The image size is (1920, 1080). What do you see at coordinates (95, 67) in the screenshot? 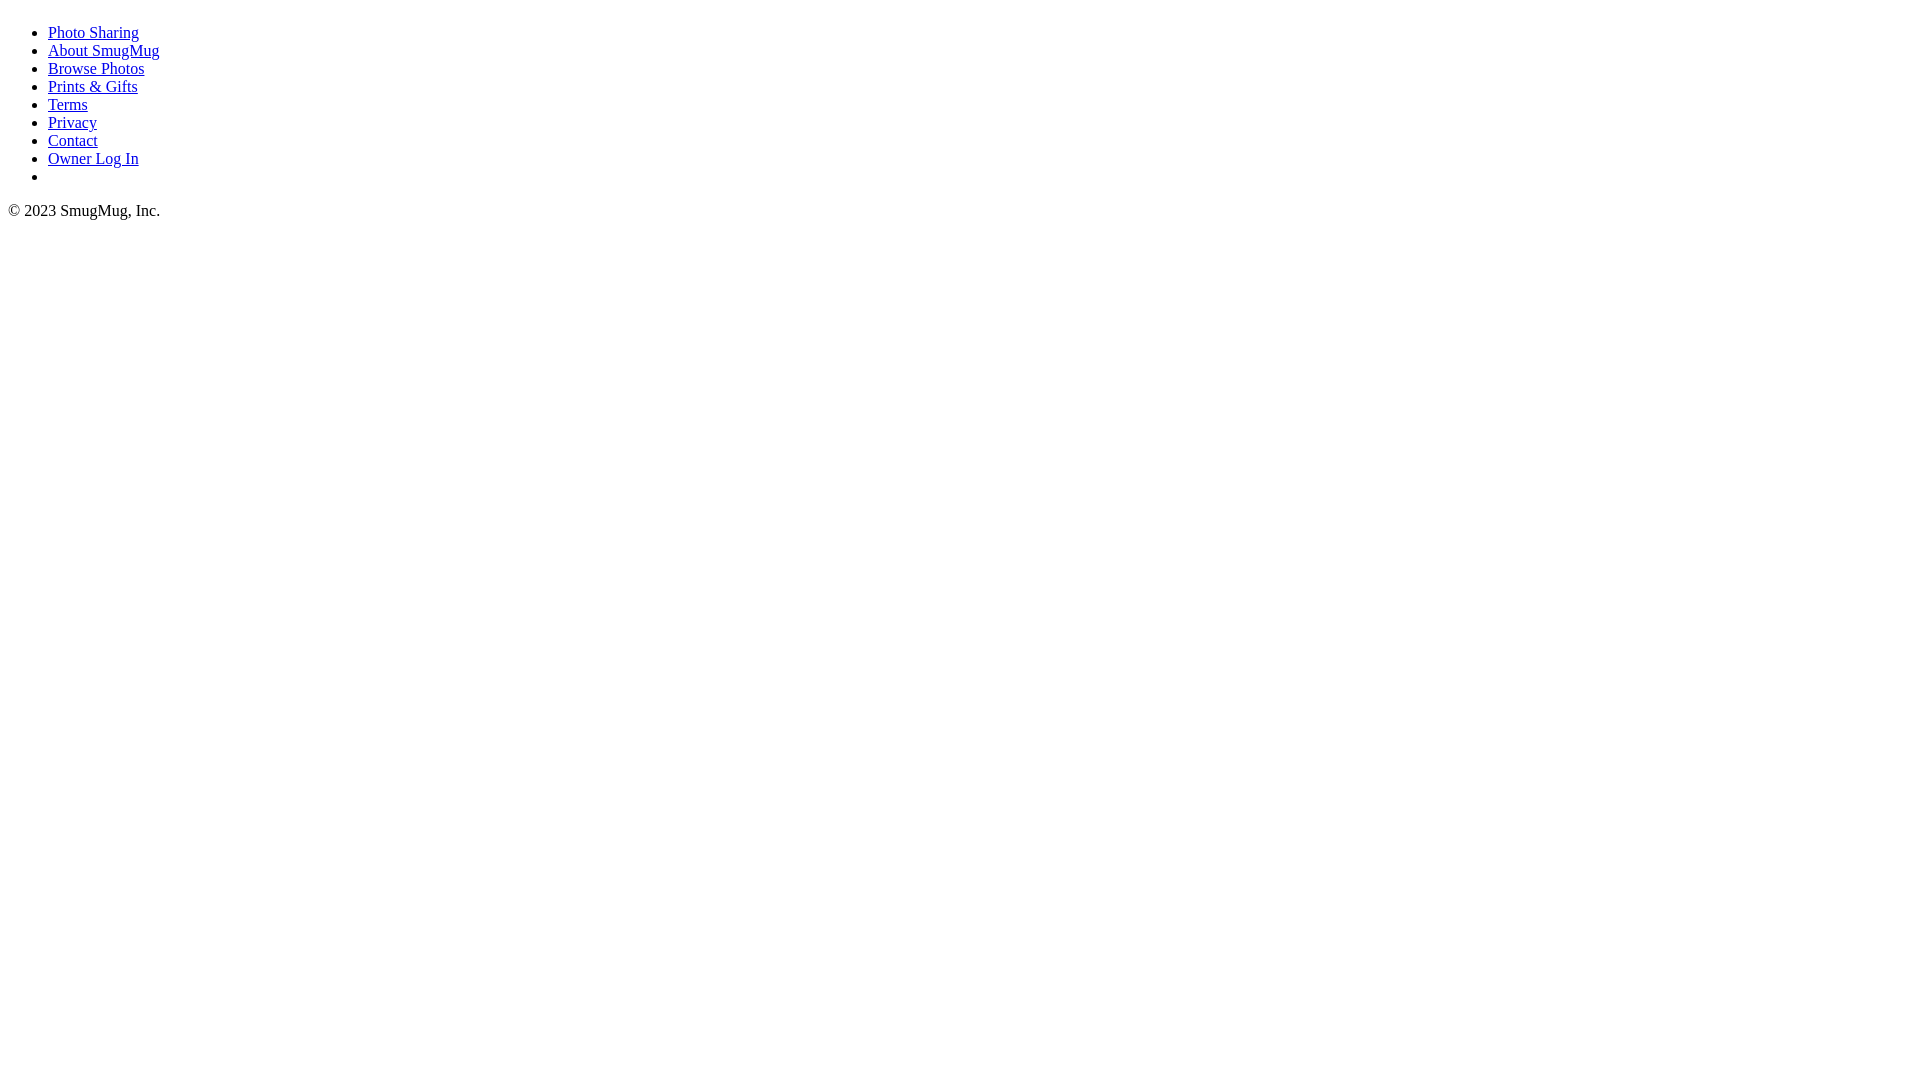
I see `'Browse Photos'` at bounding box center [95, 67].